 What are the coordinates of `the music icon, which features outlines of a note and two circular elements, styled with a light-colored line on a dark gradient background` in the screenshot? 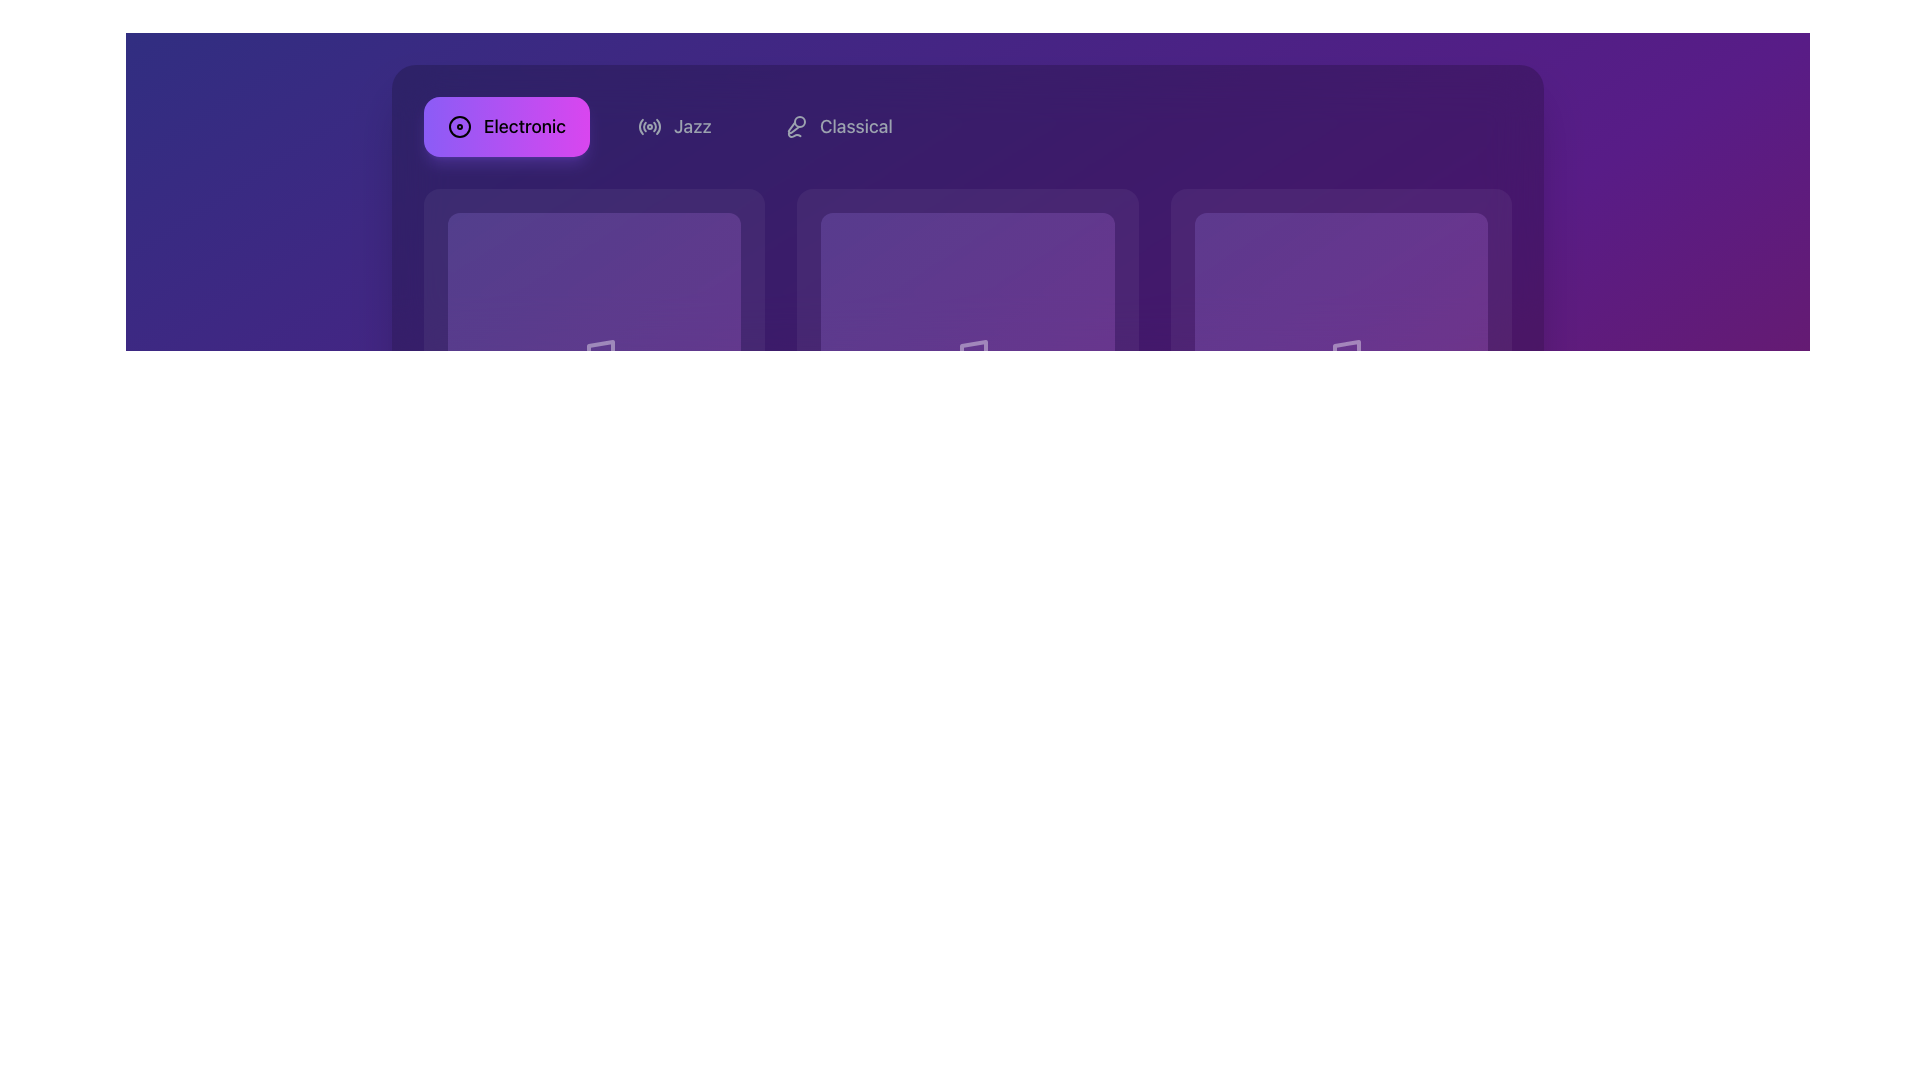 It's located at (593, 358).